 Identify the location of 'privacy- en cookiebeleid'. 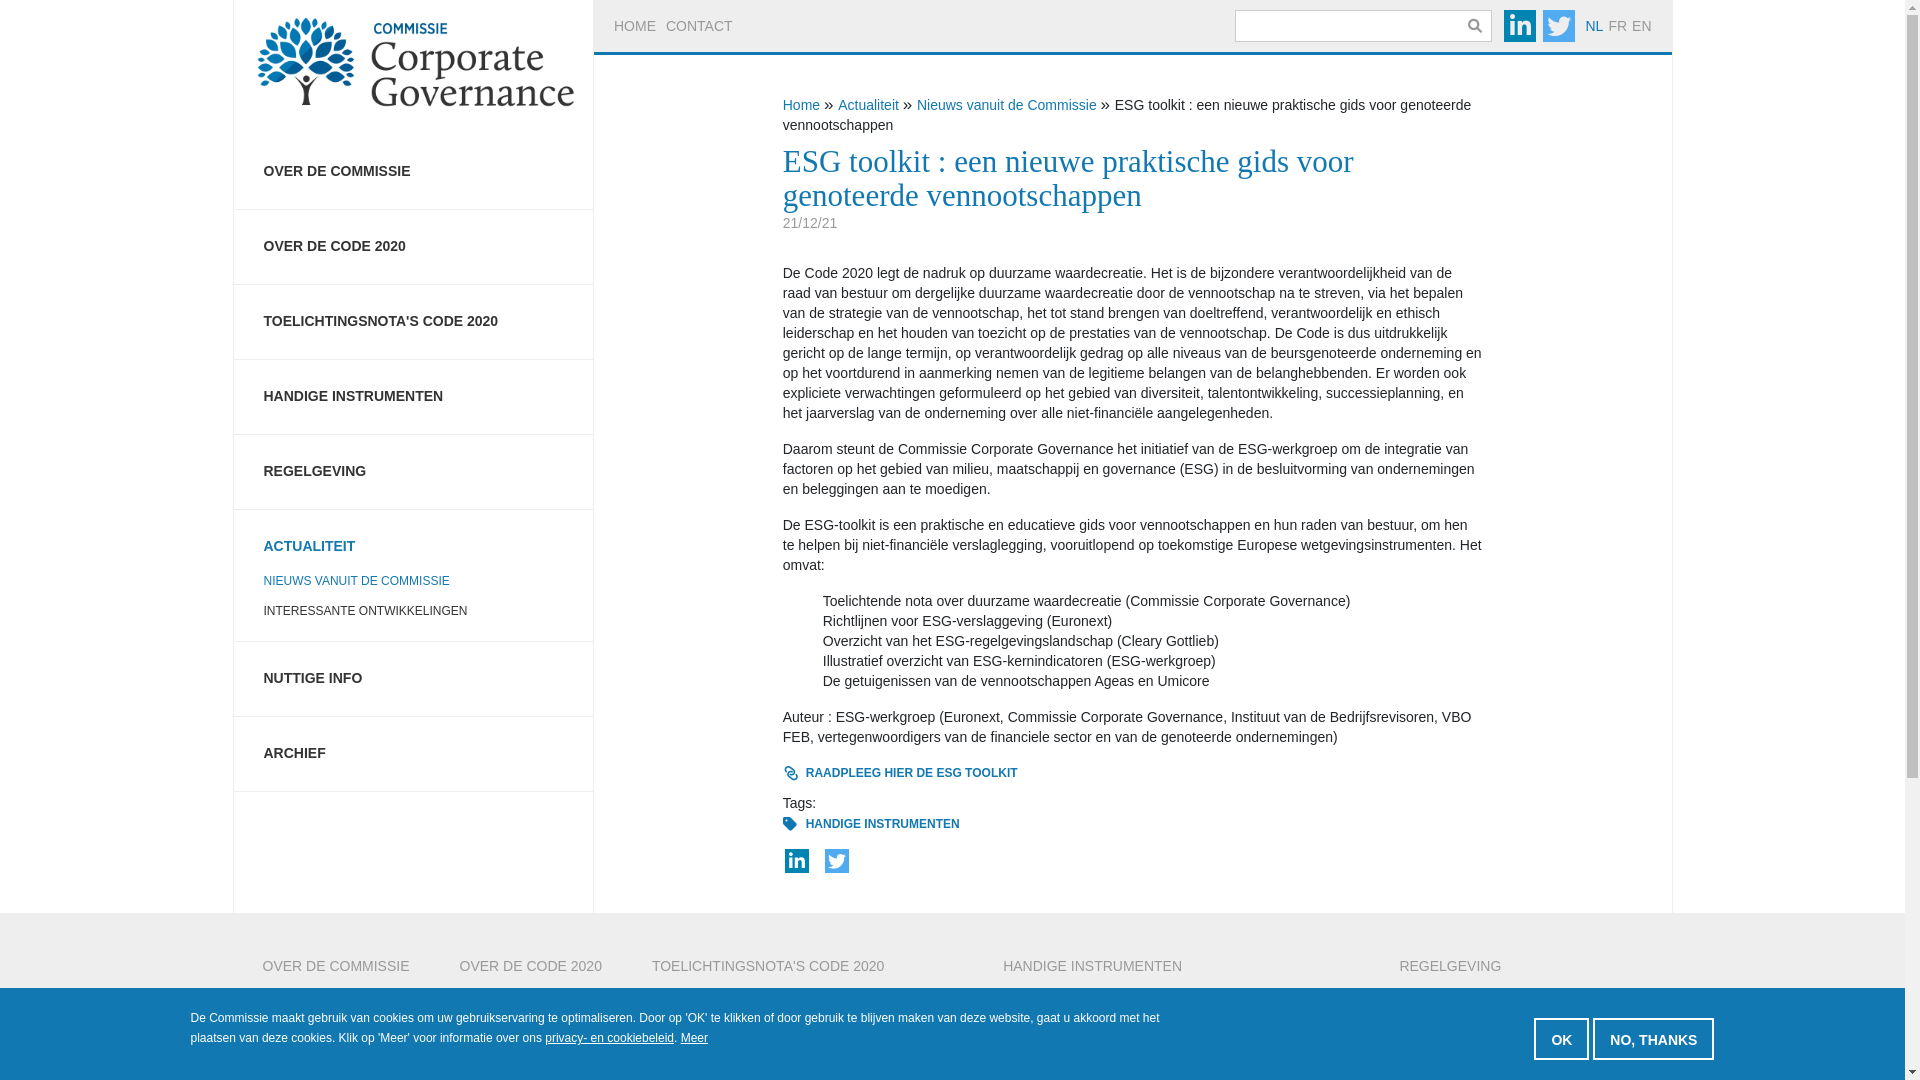
(608, 1036).